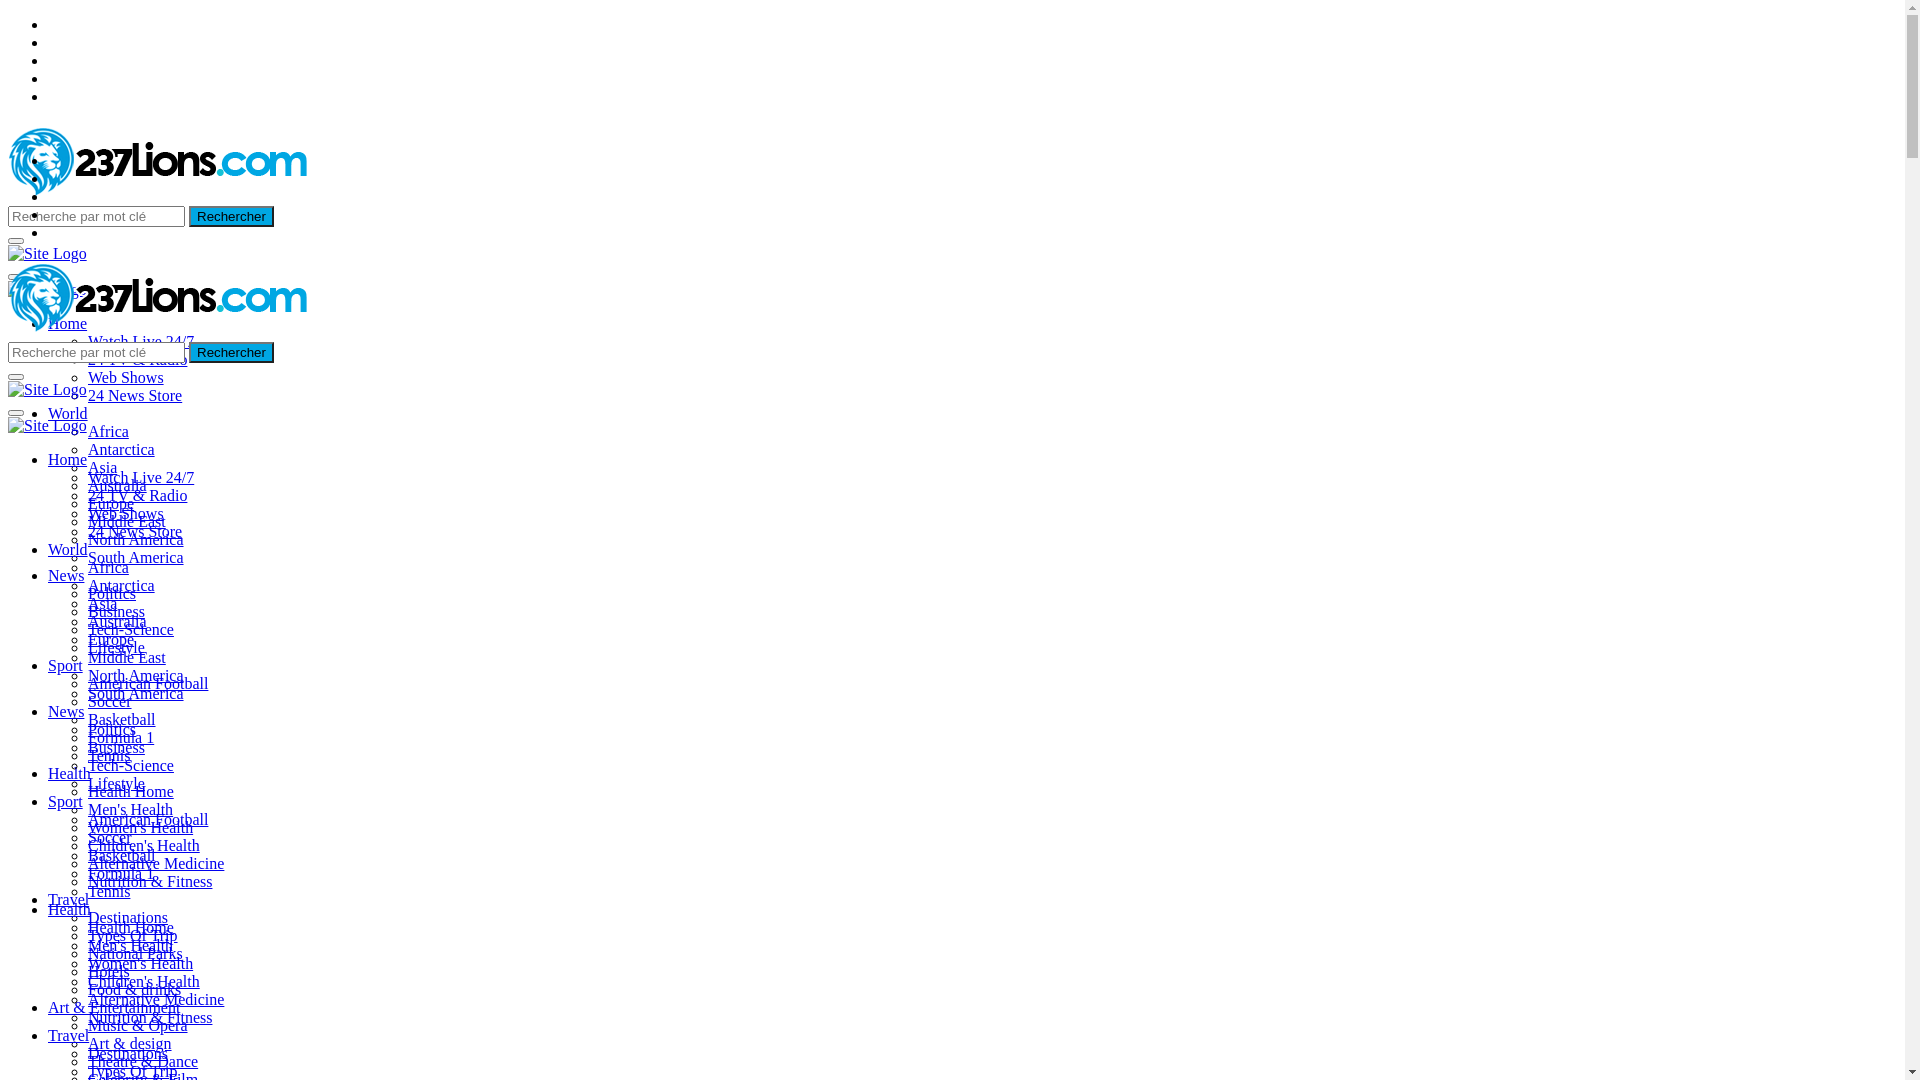 This screenshot has height=1080, width=1920. Describe the element at coordinates (120, 448) in the screenshot. I see `'Antarctica'` at that location.